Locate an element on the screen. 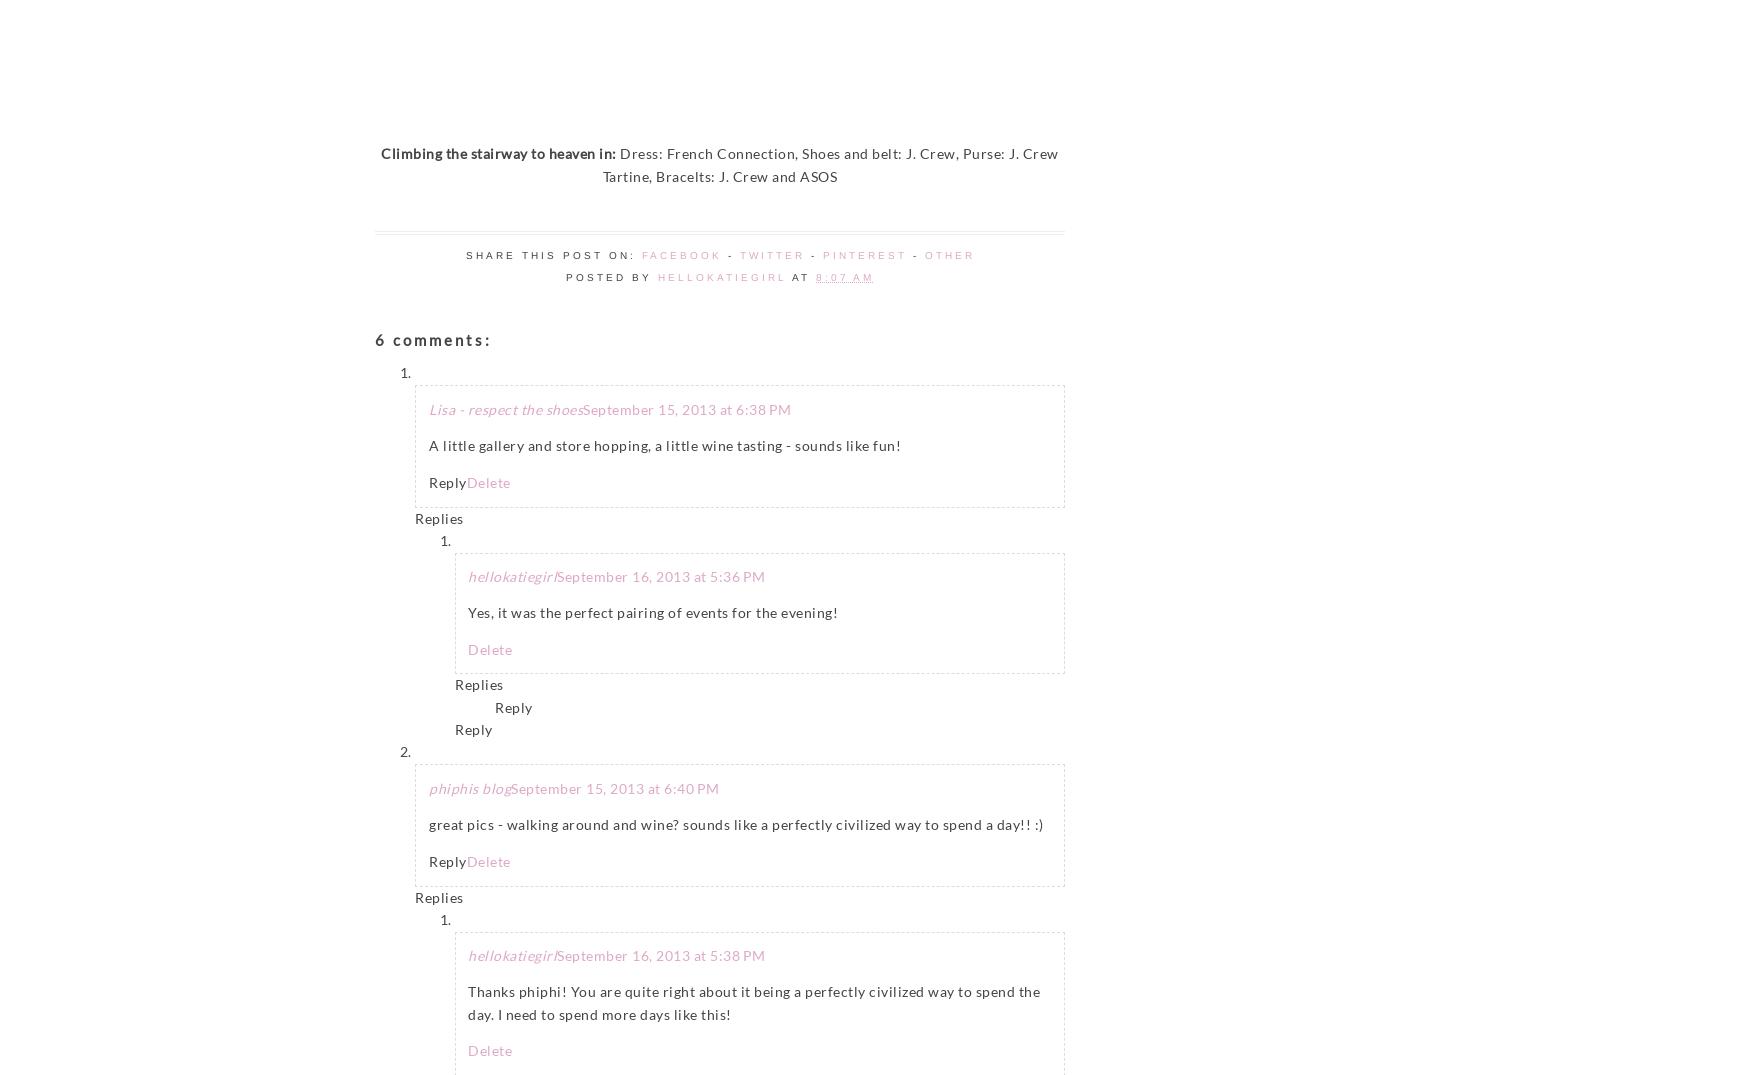  'Yes, it was the perfect pairing of events for the evening!' is located at coordinates (651, 611).